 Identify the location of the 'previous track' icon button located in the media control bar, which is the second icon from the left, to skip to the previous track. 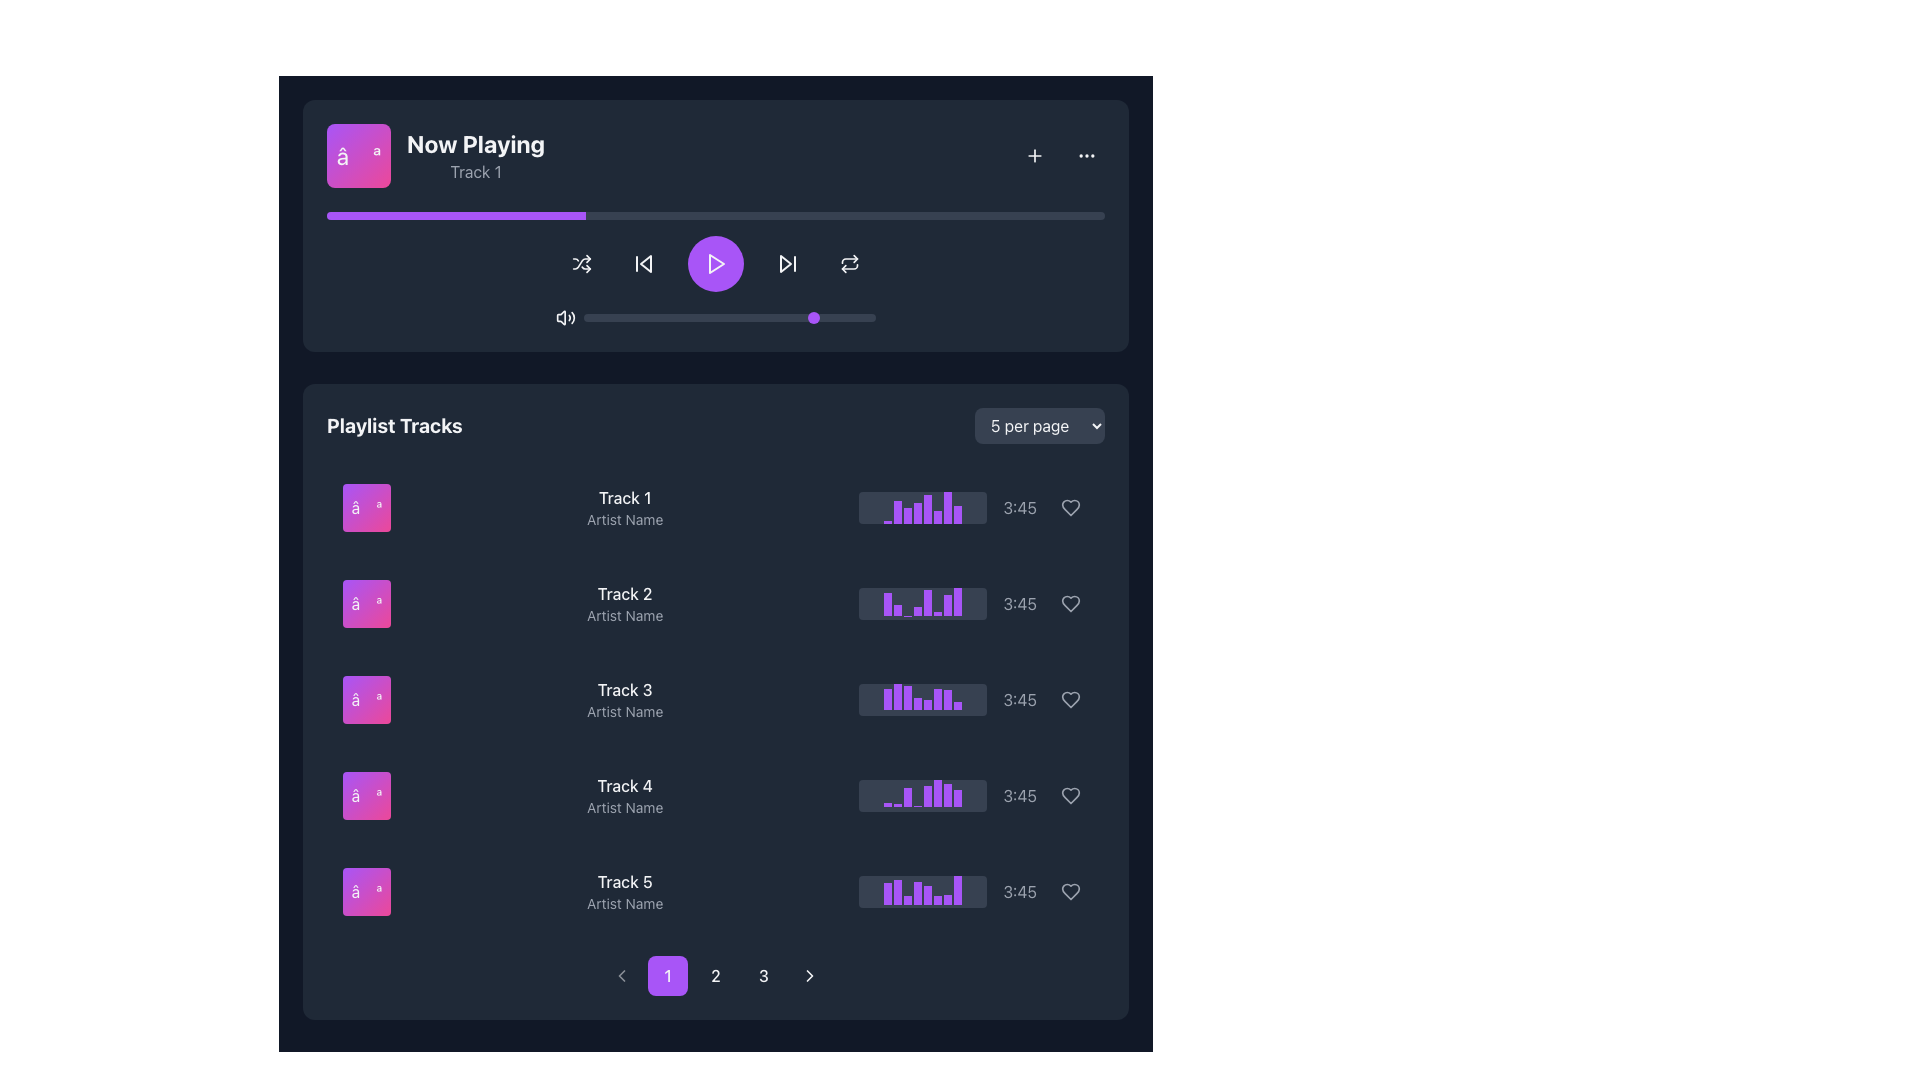
(643, 262).